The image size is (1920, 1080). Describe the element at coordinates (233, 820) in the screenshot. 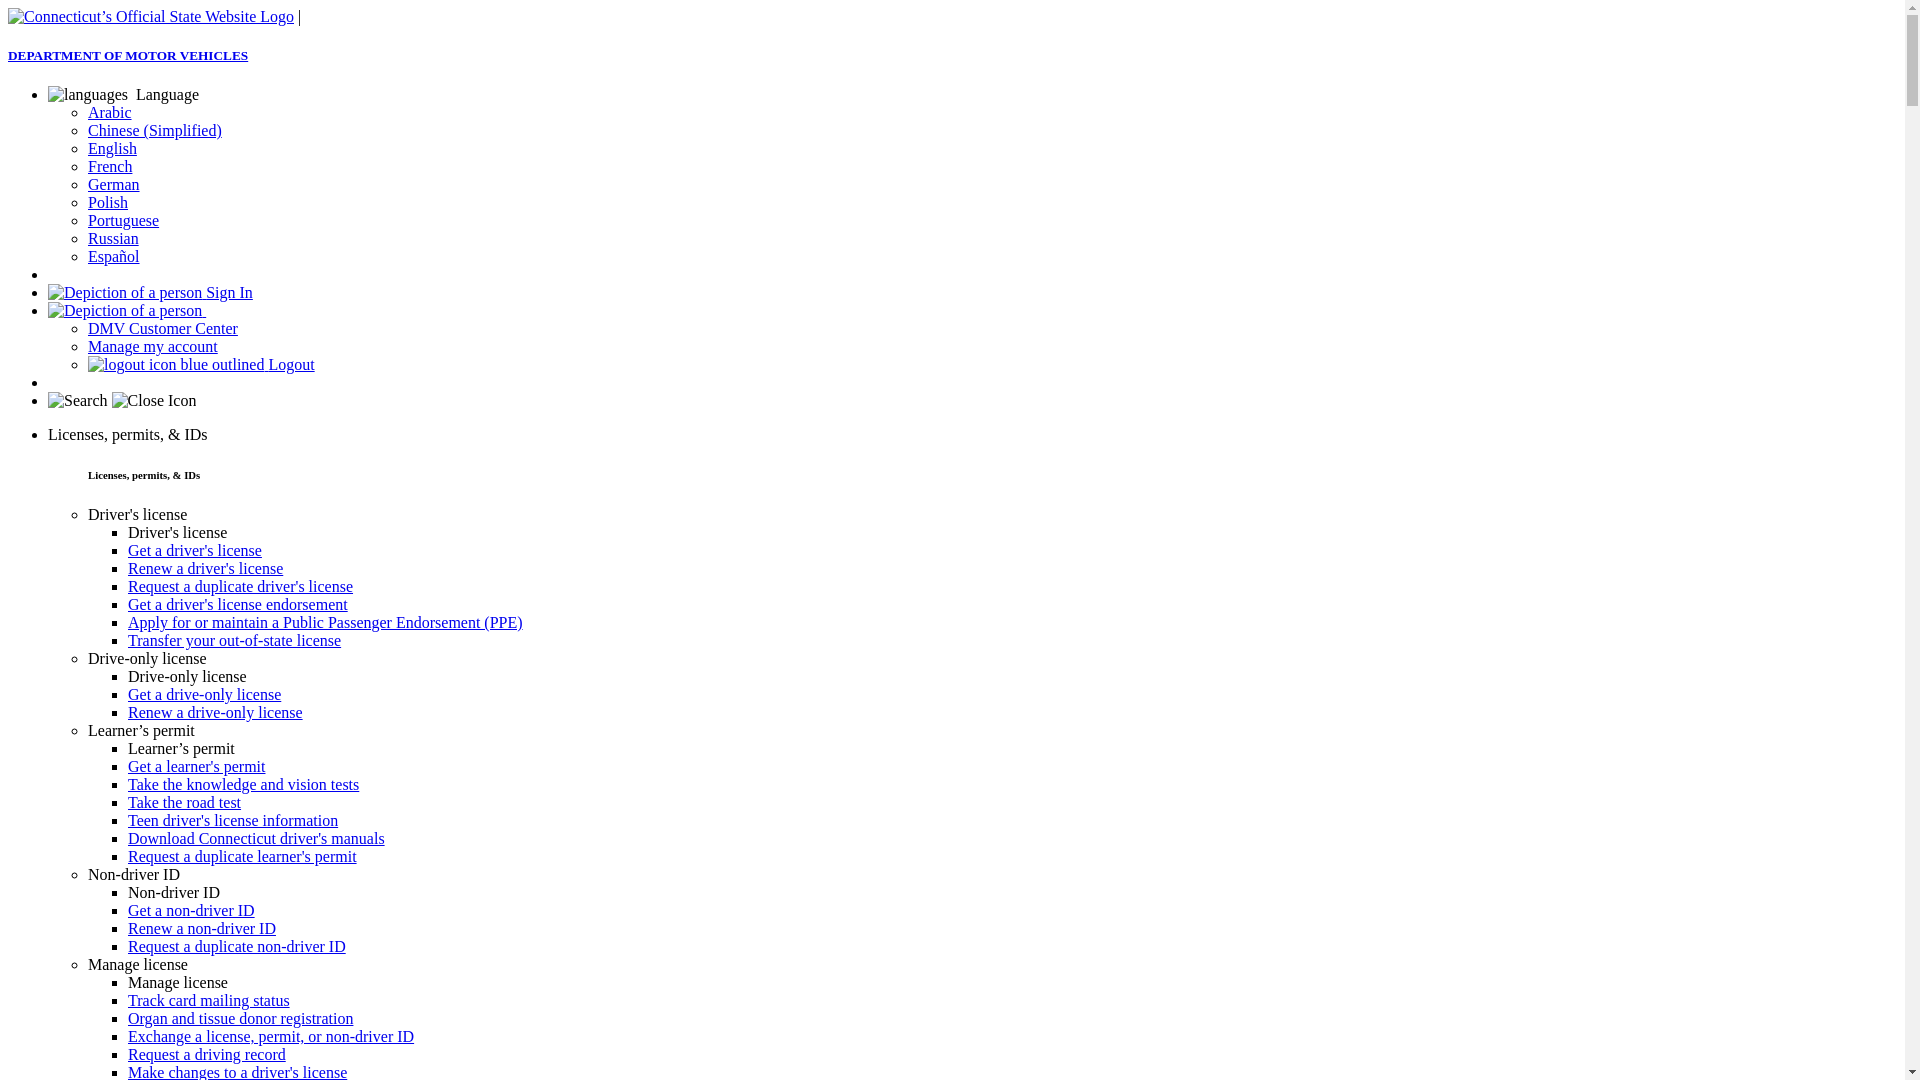

I see `'Teen driver's license information'` at that location.